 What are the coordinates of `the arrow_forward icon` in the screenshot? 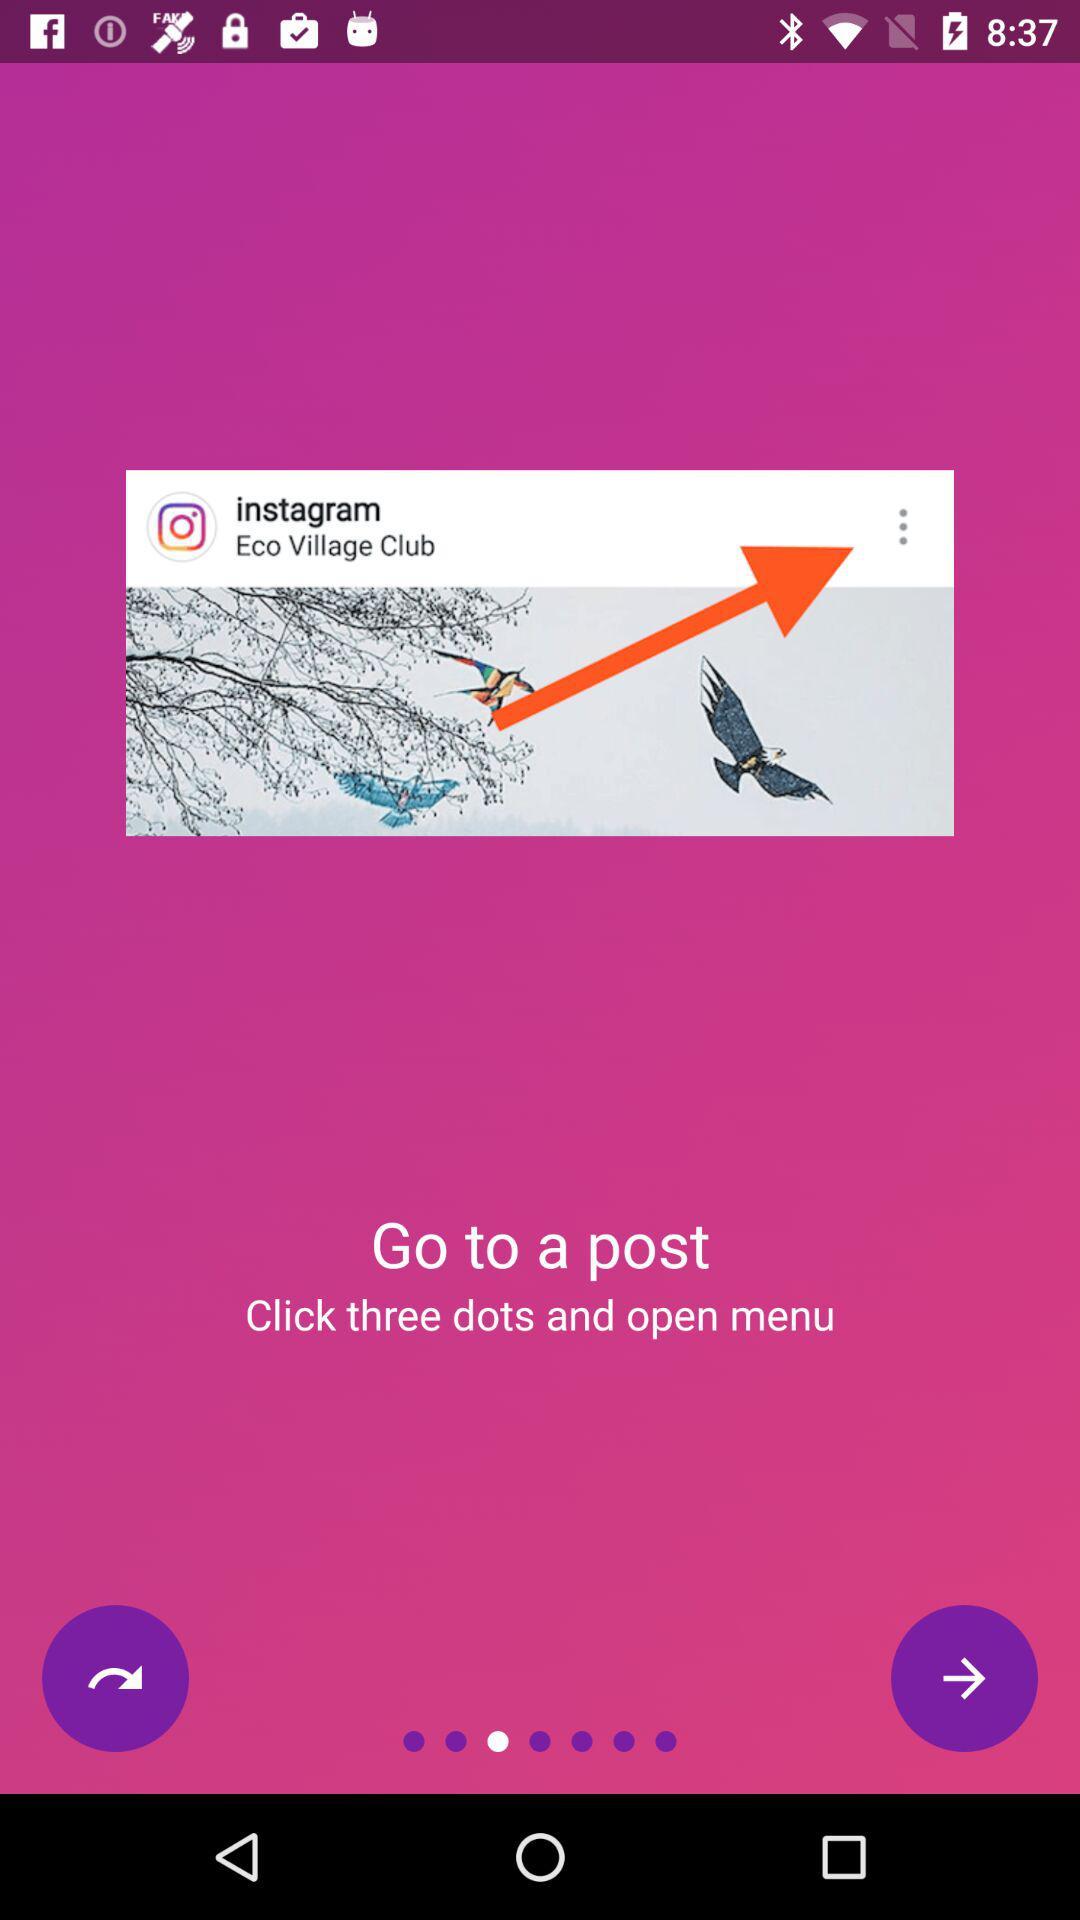 It's located at (963, 1678).